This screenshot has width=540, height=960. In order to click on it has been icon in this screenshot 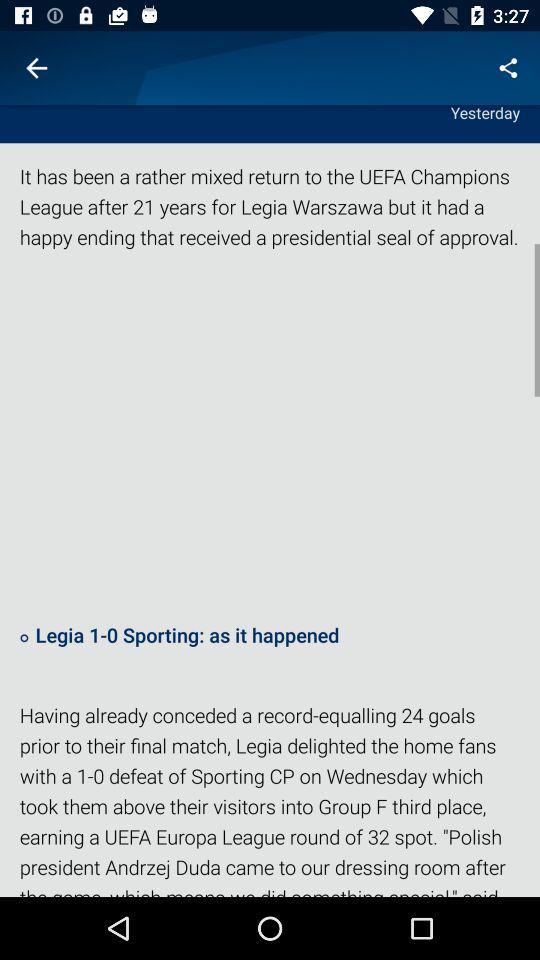, I will do `click(270, 215)`.